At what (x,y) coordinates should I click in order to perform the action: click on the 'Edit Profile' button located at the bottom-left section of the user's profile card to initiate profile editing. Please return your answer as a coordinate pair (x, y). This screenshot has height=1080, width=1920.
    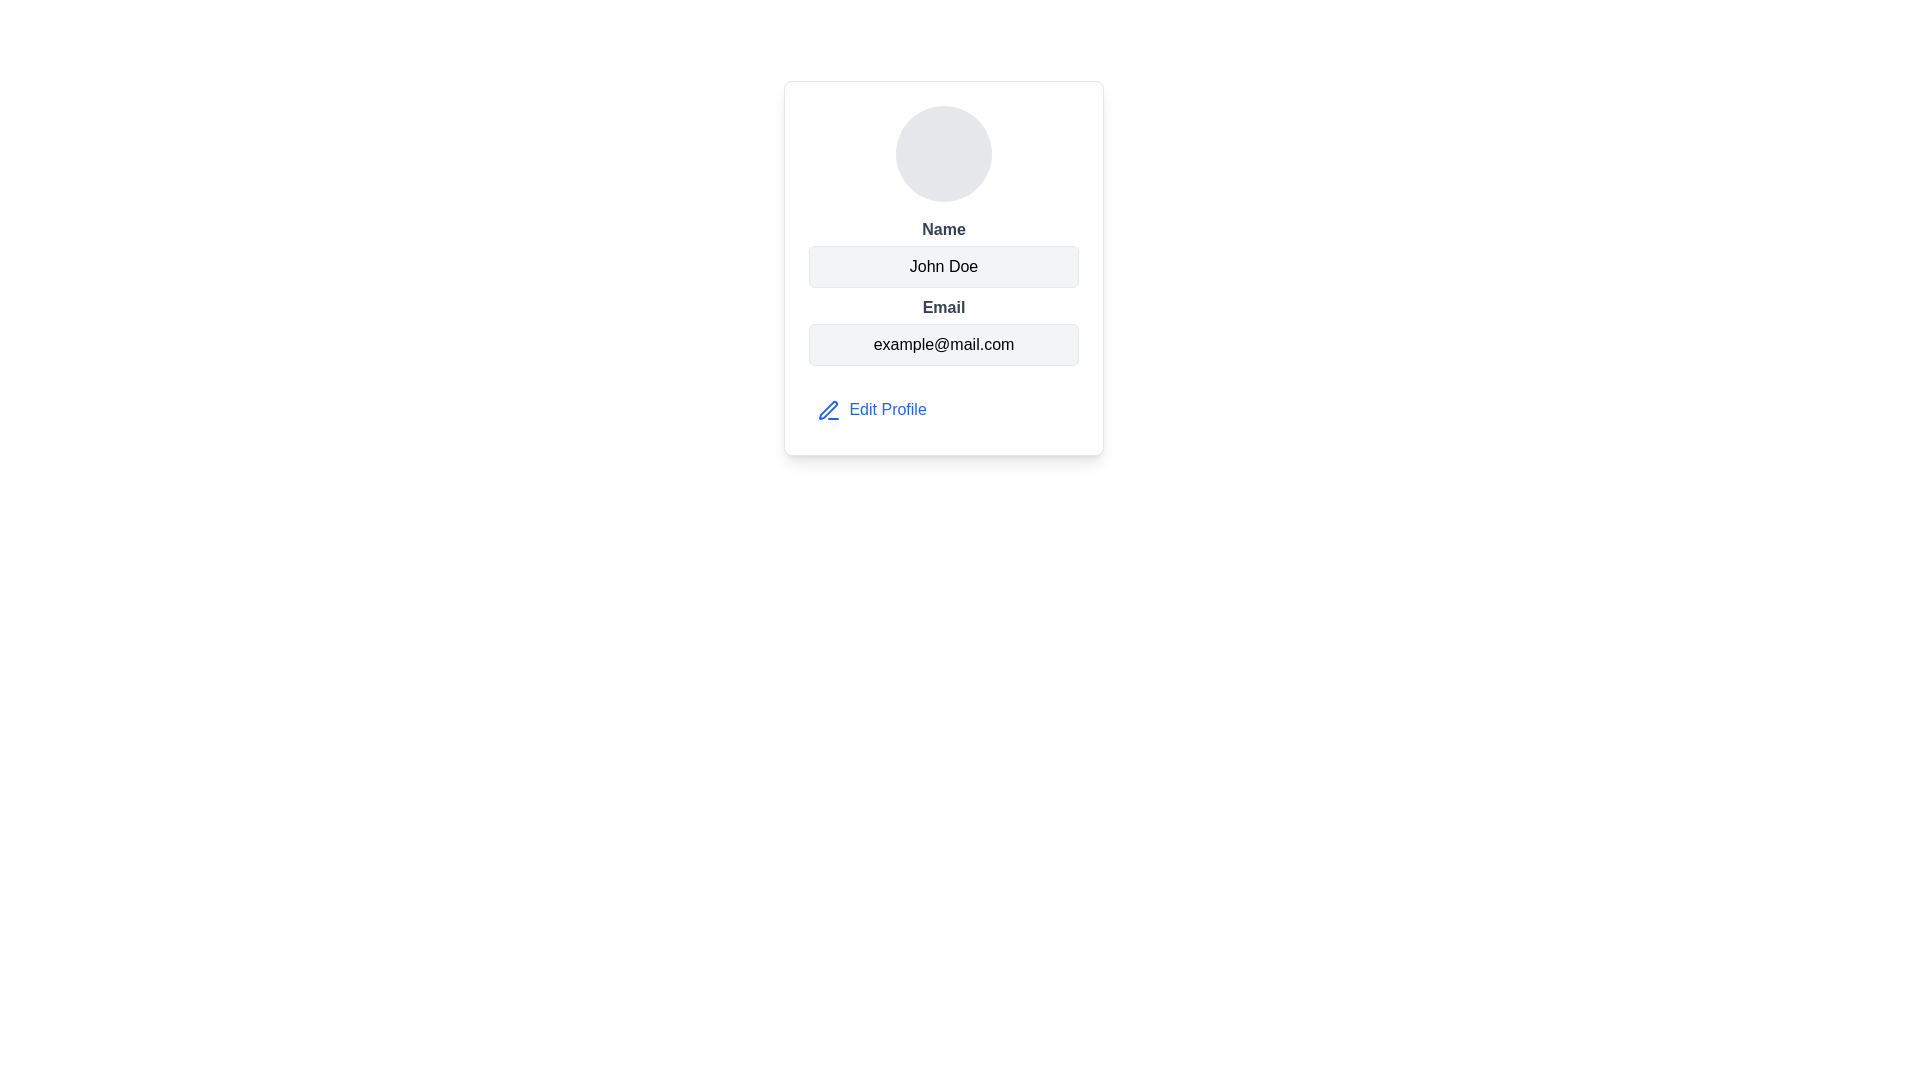
    Looking at the image, I should click on (871, 409).